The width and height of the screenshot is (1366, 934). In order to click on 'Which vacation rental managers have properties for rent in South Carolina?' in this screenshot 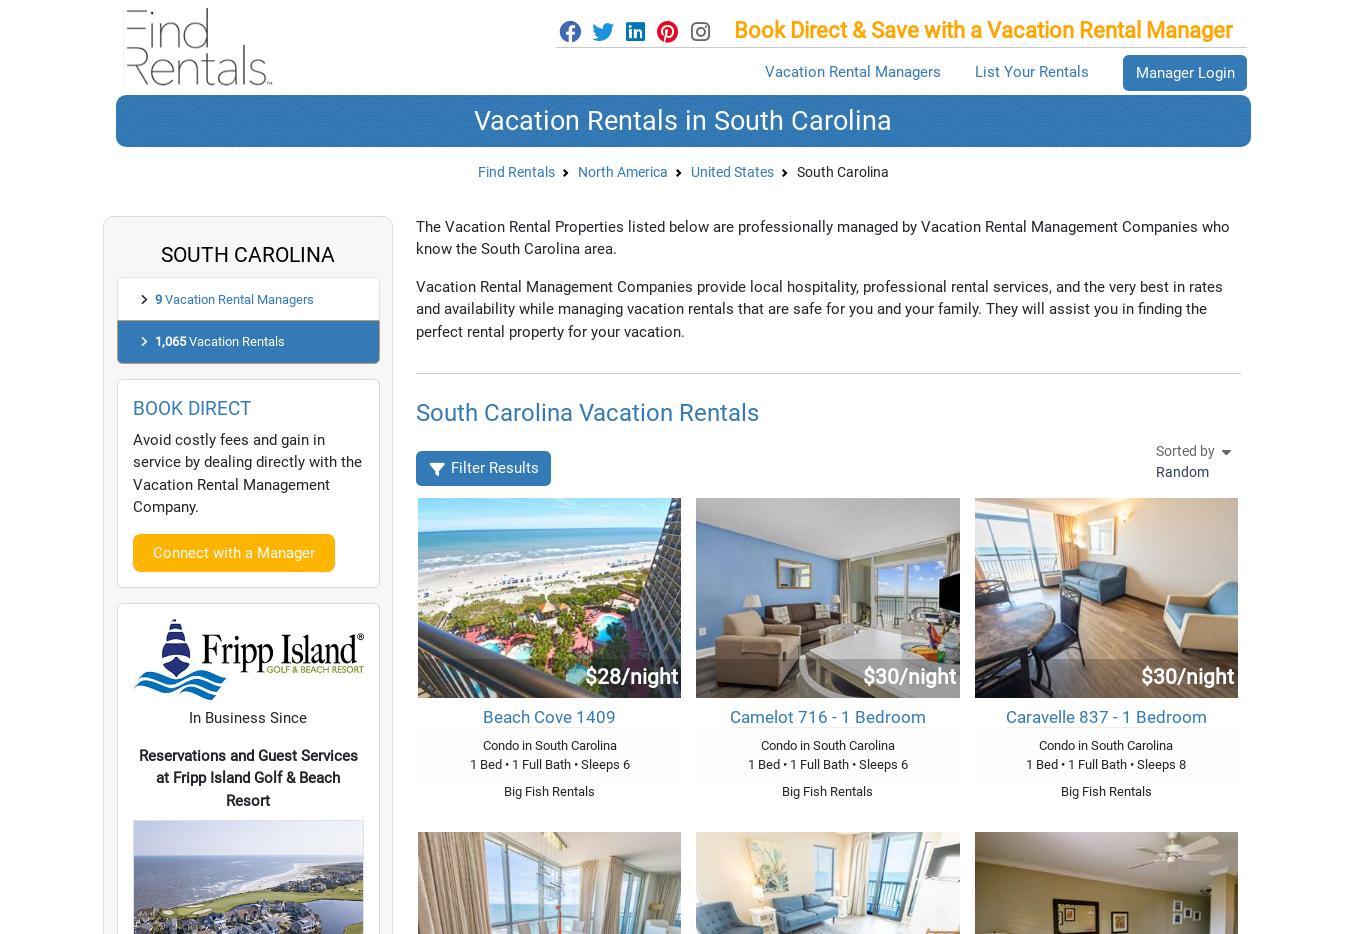, I will do `click(505, 338)`.